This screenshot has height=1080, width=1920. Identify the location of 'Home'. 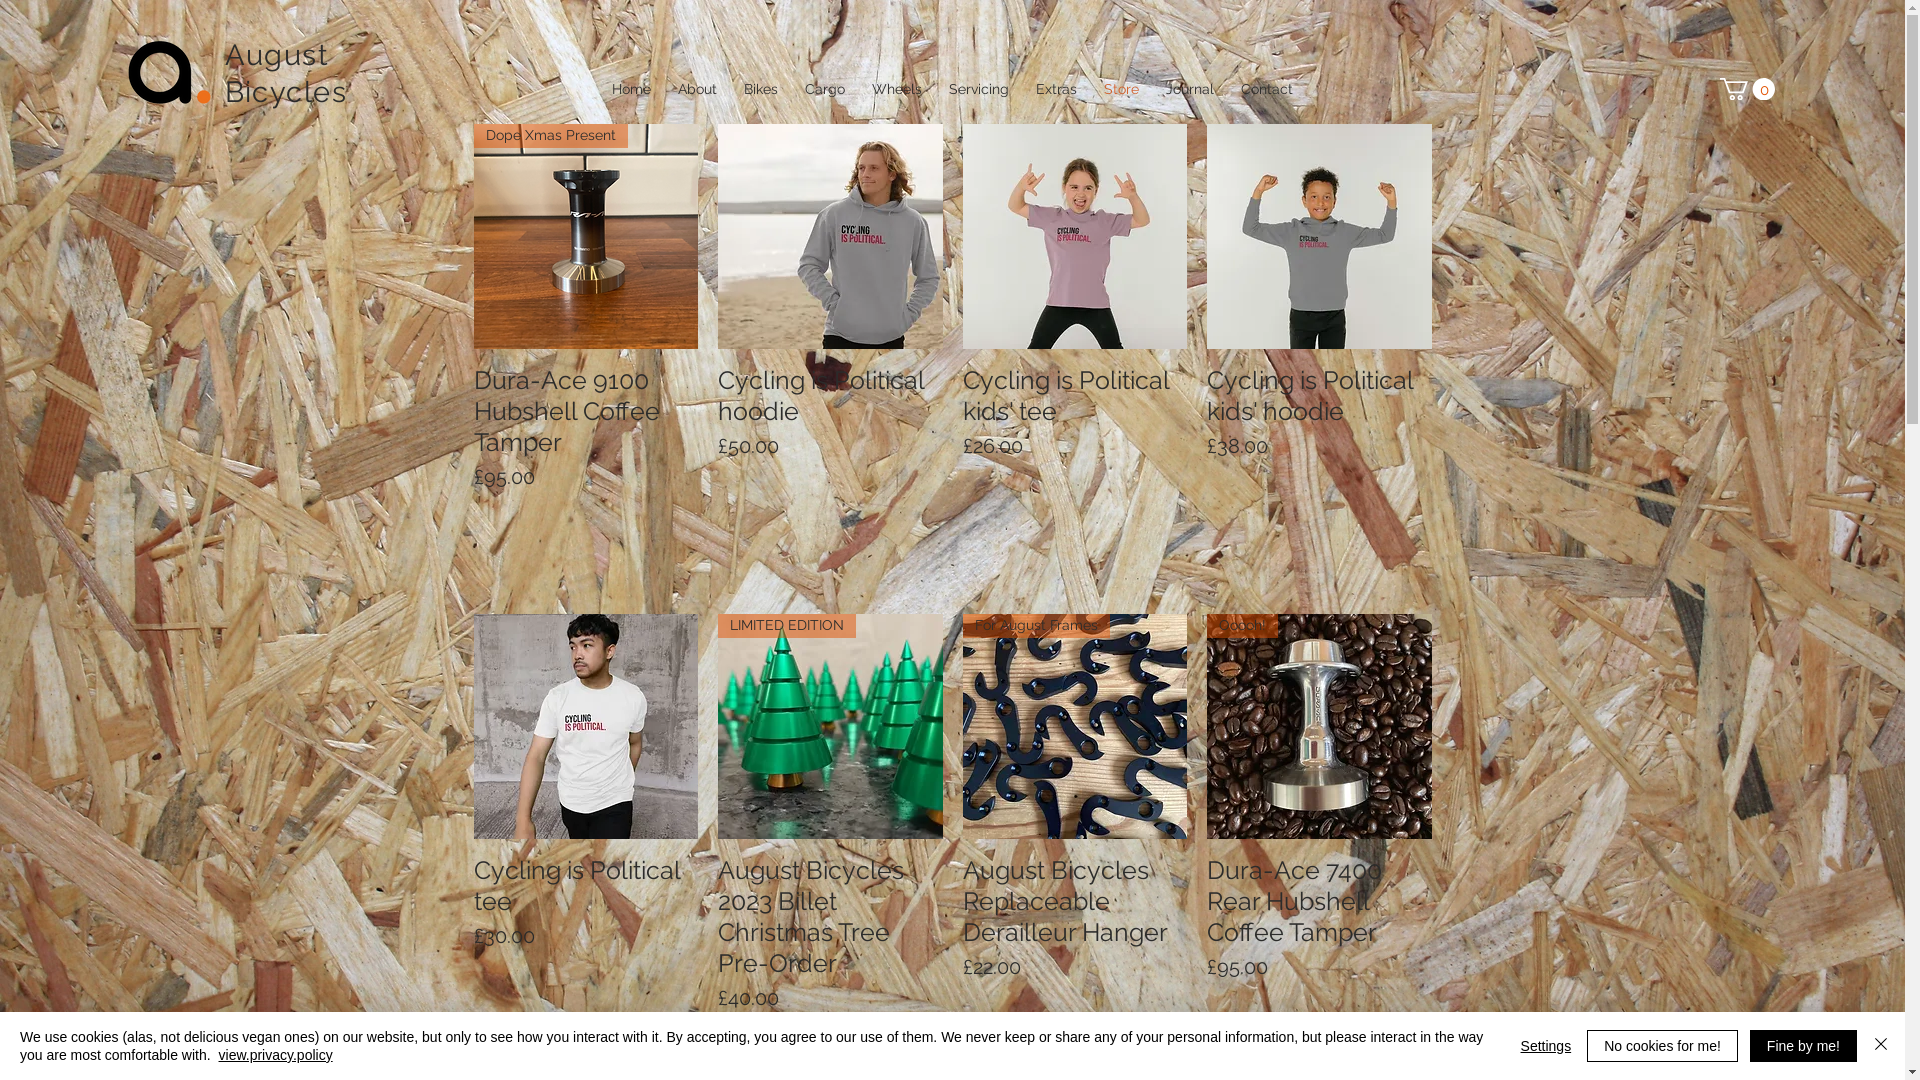
(597, 87).